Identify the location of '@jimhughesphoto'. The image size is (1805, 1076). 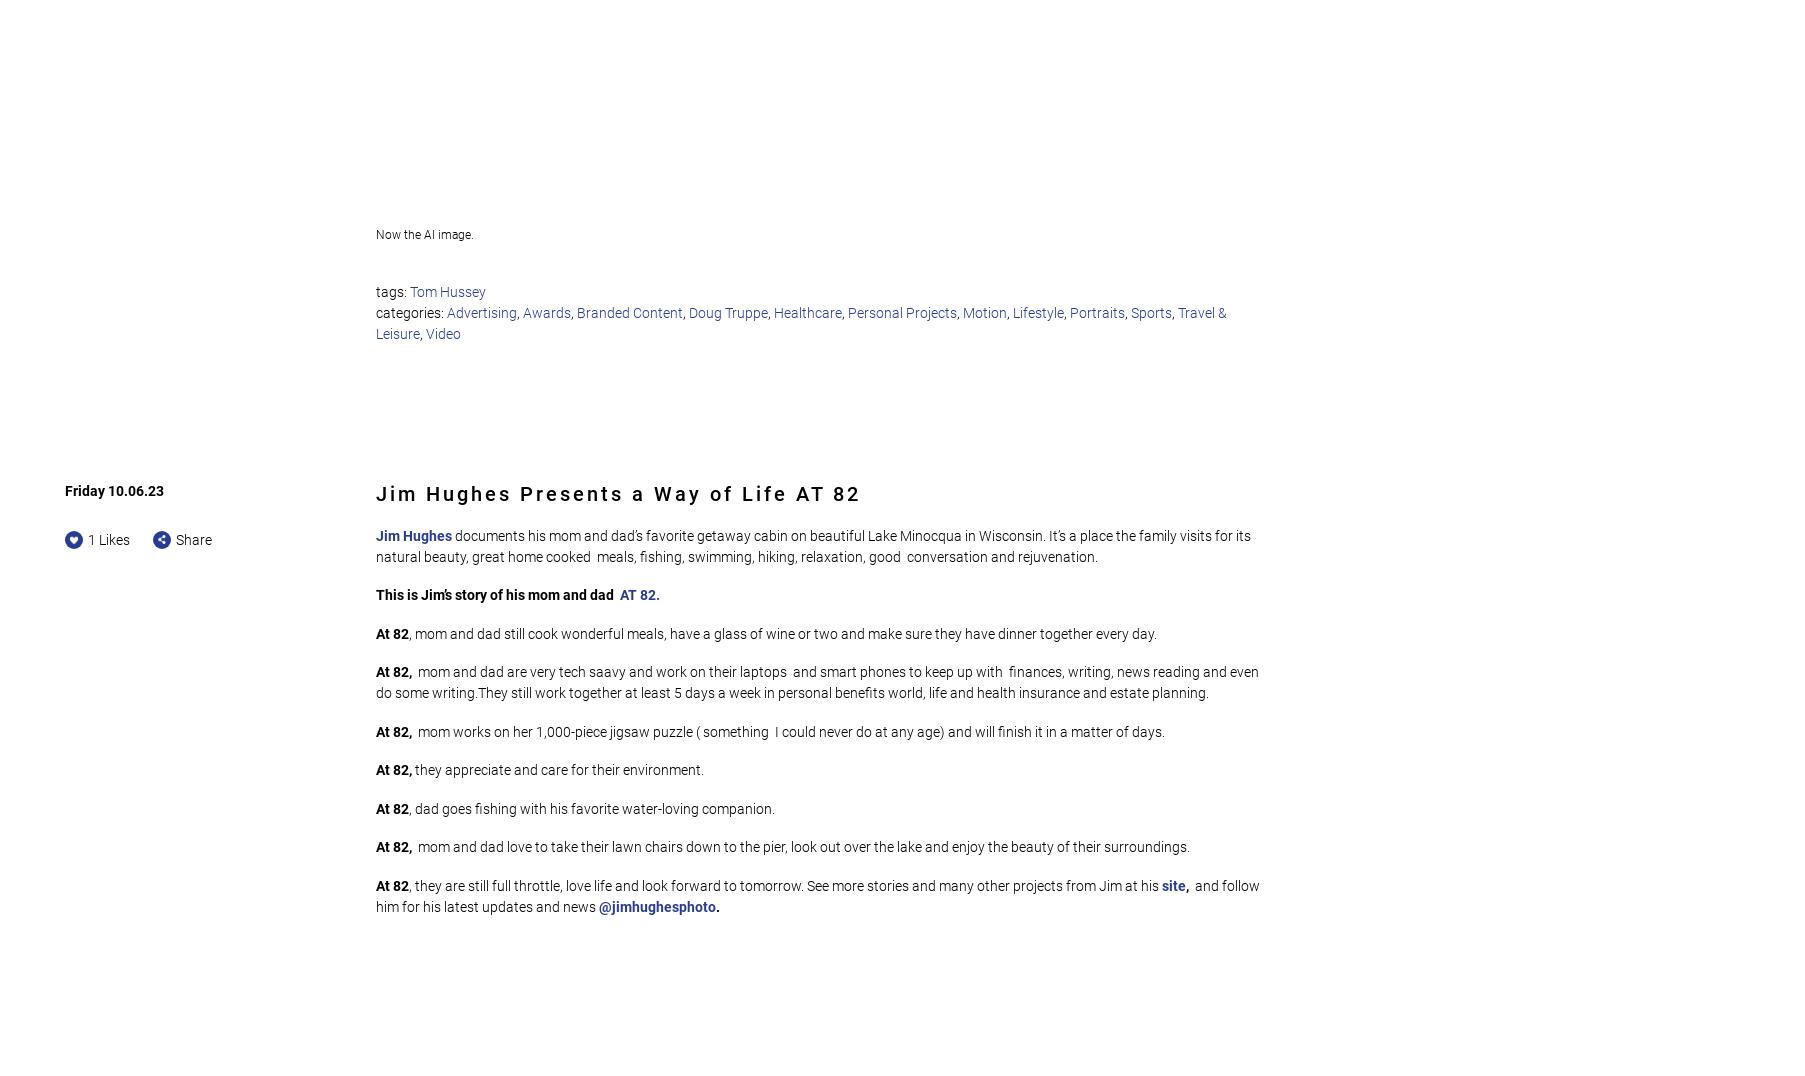
(657, 904).